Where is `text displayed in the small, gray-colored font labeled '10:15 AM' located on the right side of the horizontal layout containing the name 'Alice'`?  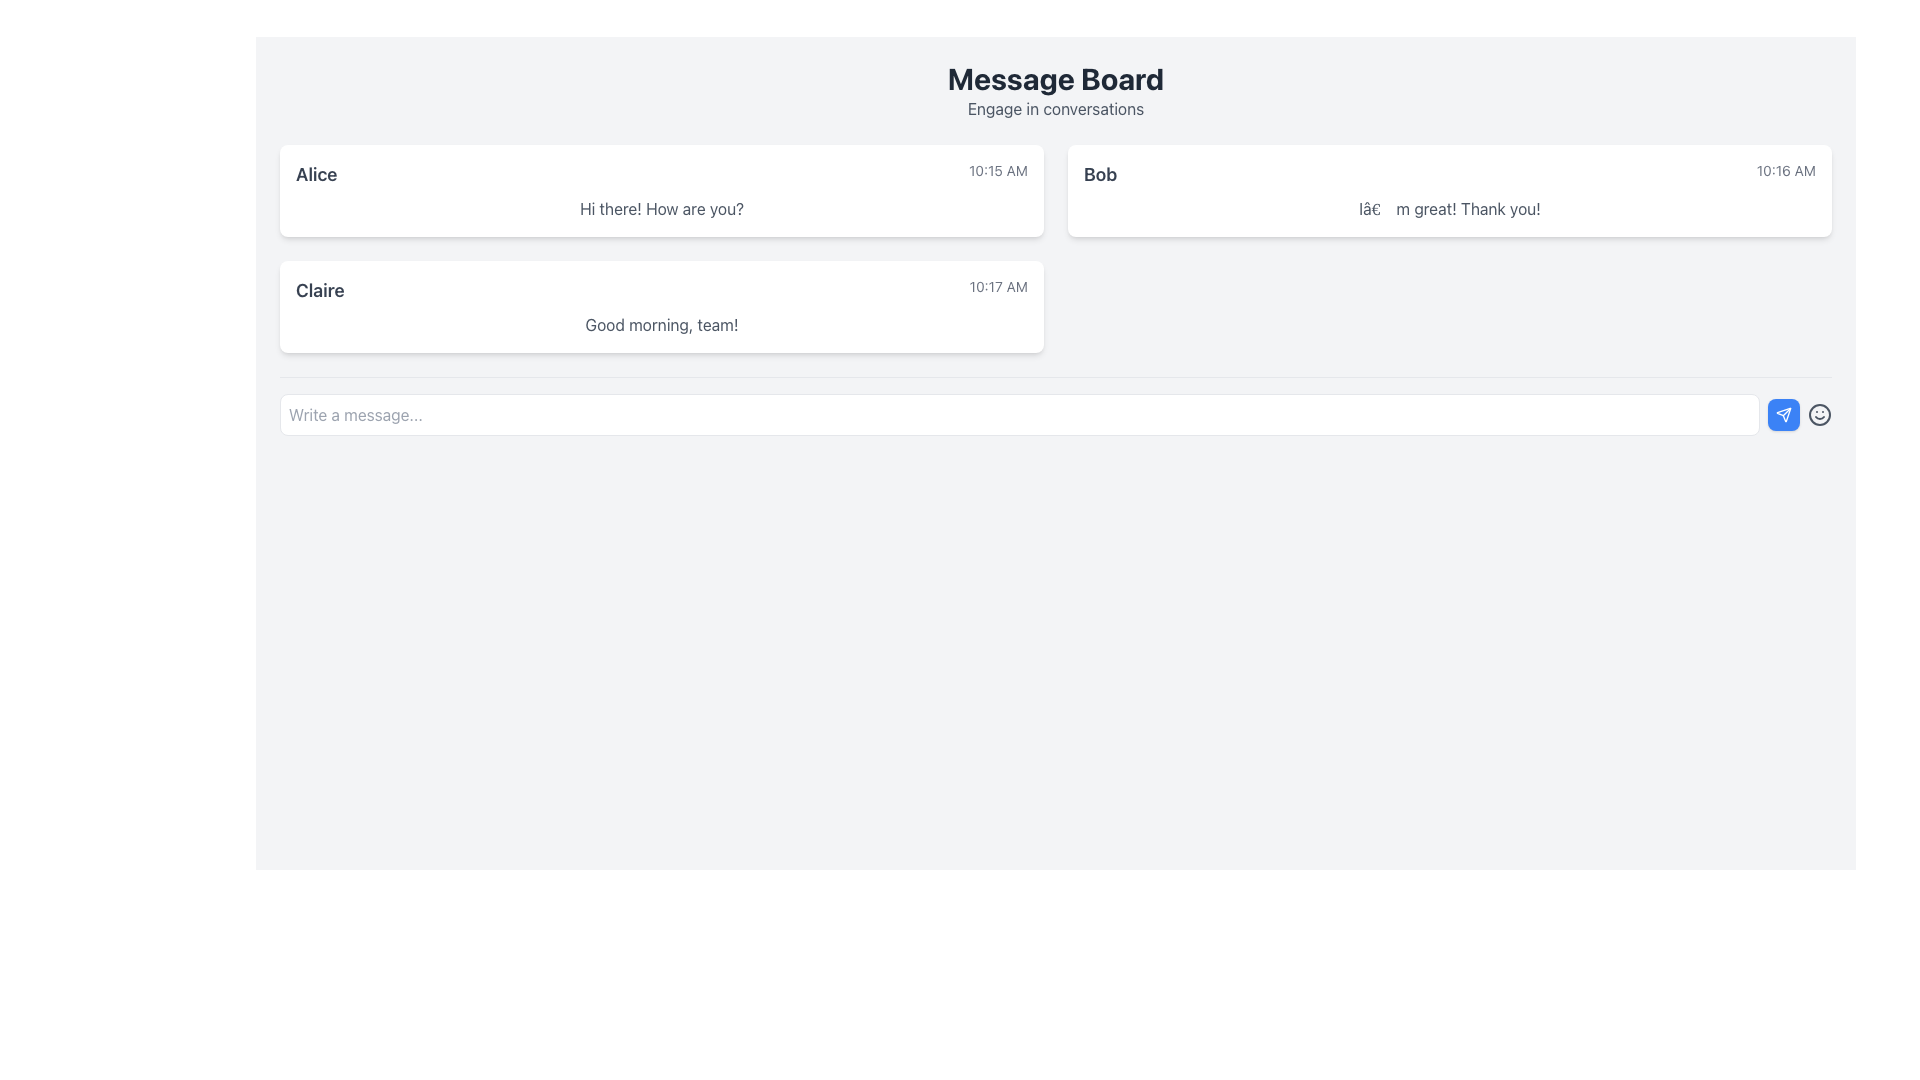
text displayed in the small, gray-colored font labeled '10:15 AM' located on the right side of the horizontal layout containing the name 'Alice' is located at coordinates (998, 173).